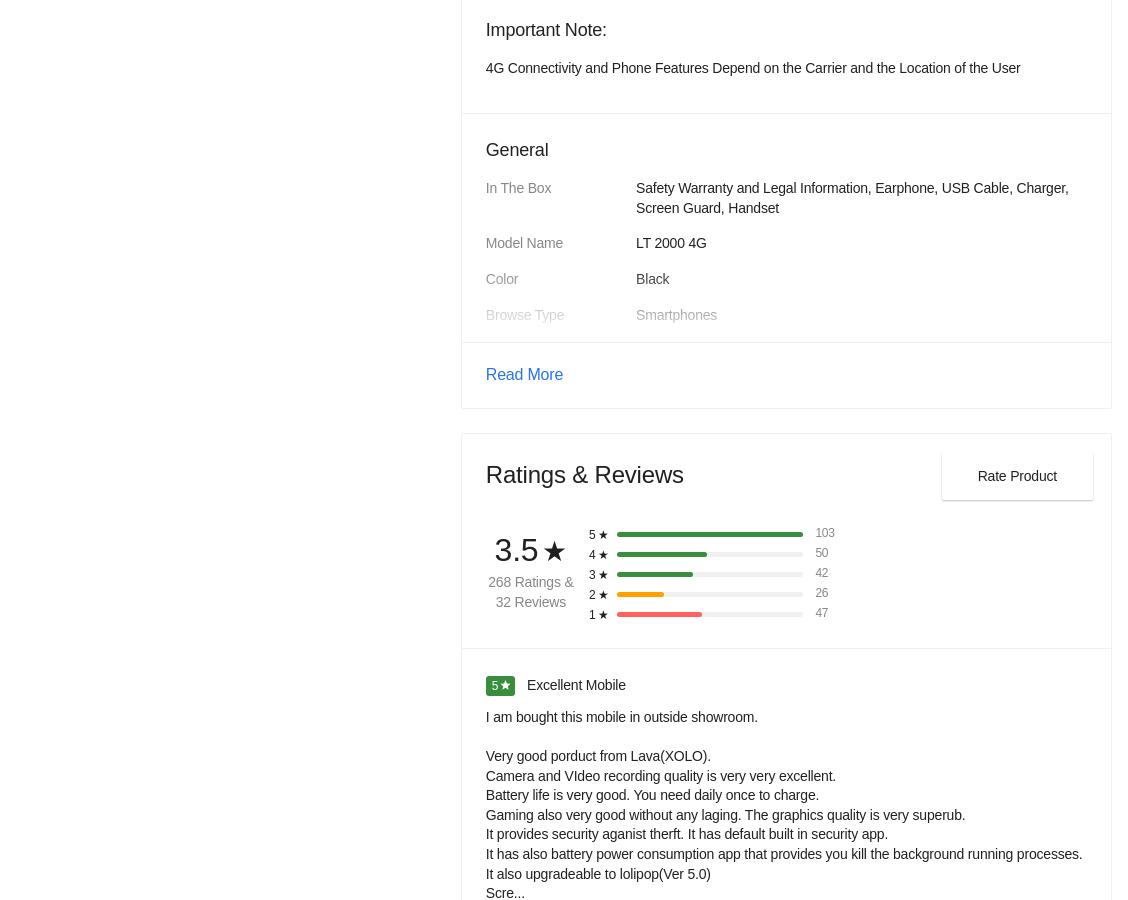 This screenshot has width=1128, height=900. What do you see at coordinates (645, 539) in the screenshot?
I see `'HD'` at bounding box center [645, 539].